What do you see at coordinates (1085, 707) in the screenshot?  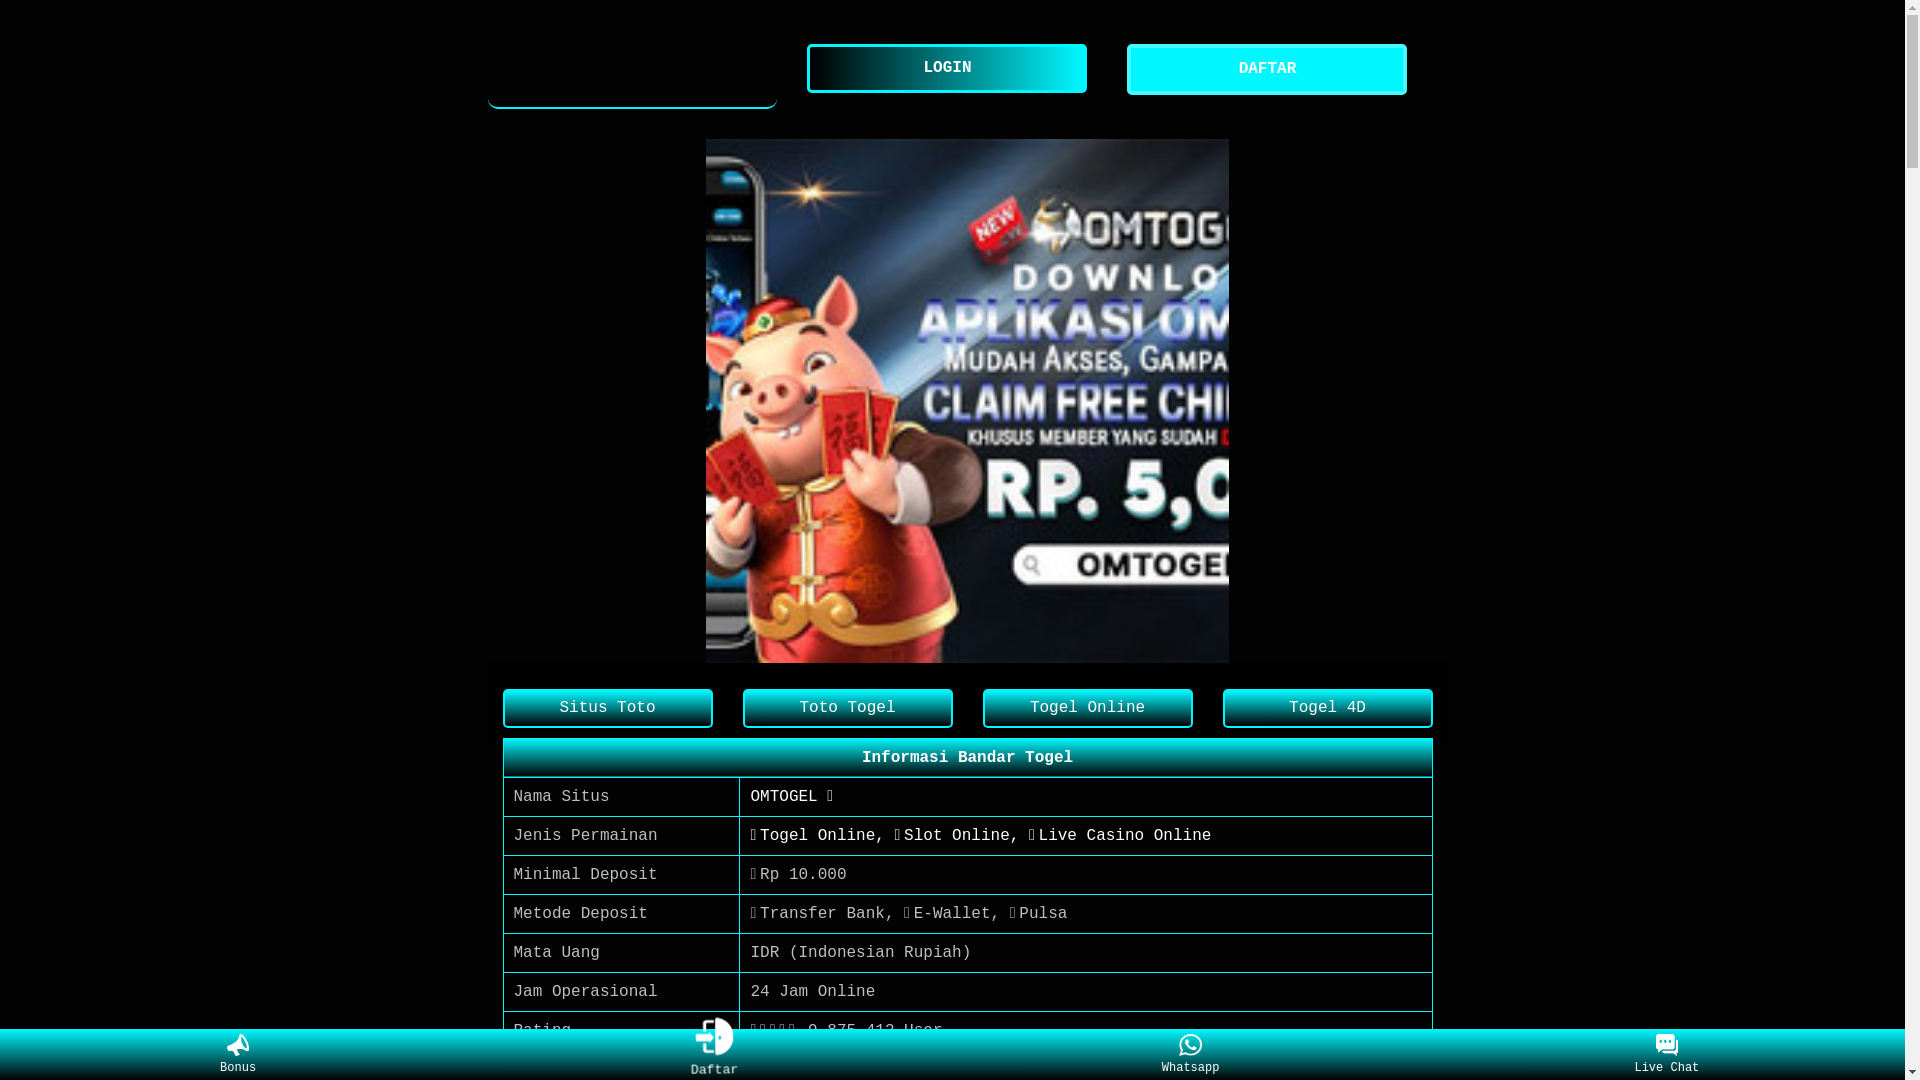 I see `'Togel Online'` at bounding box center [1085, 707].